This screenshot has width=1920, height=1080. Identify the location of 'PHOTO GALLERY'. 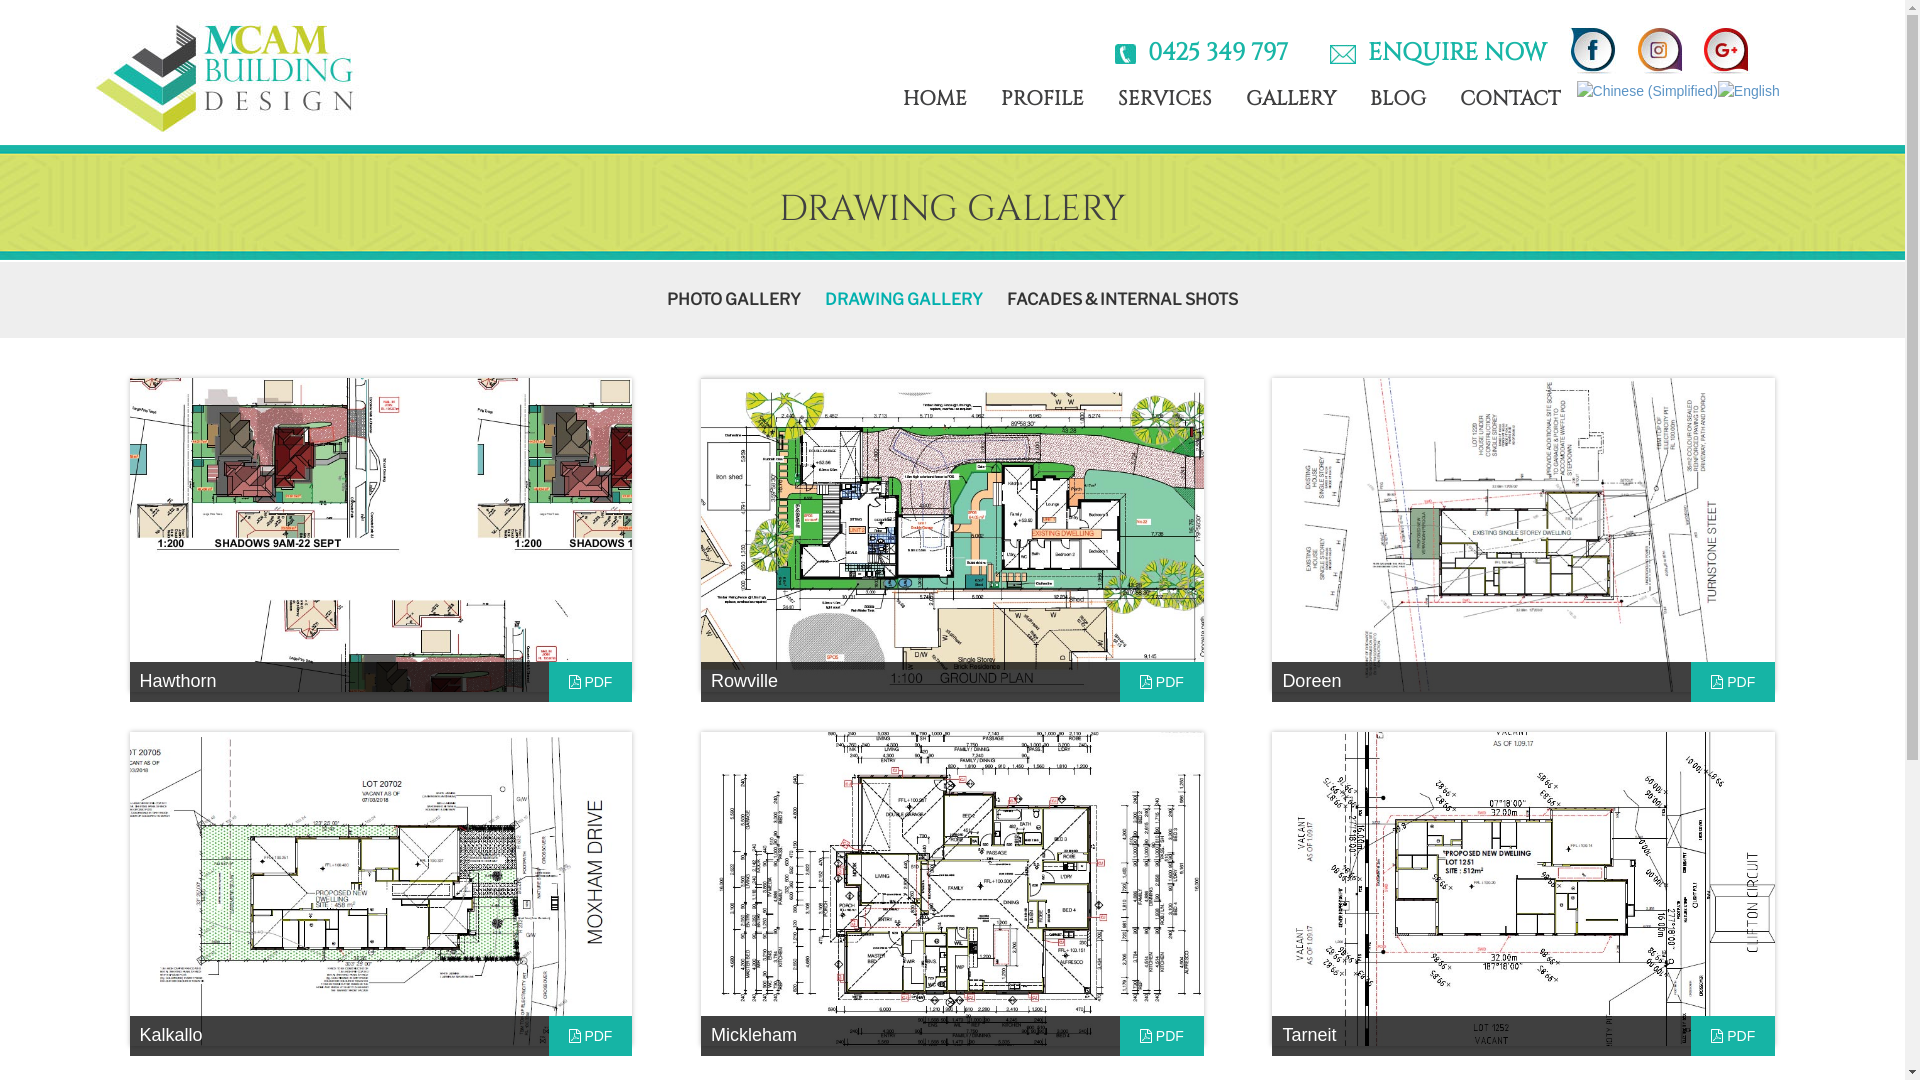
(733, 299).